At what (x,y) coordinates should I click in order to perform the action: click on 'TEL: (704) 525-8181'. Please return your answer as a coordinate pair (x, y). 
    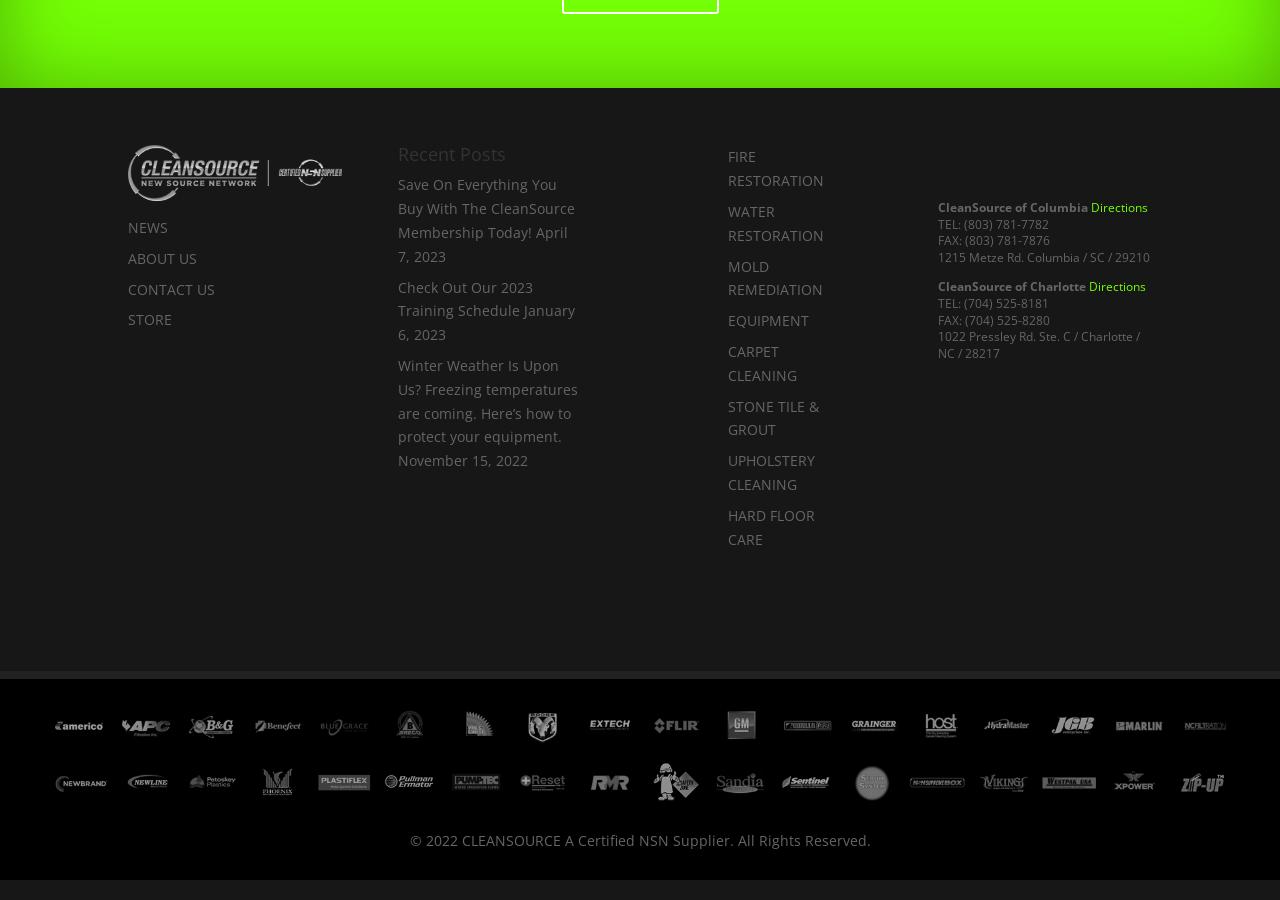
    Looking at the image, I should click on (993, 301).